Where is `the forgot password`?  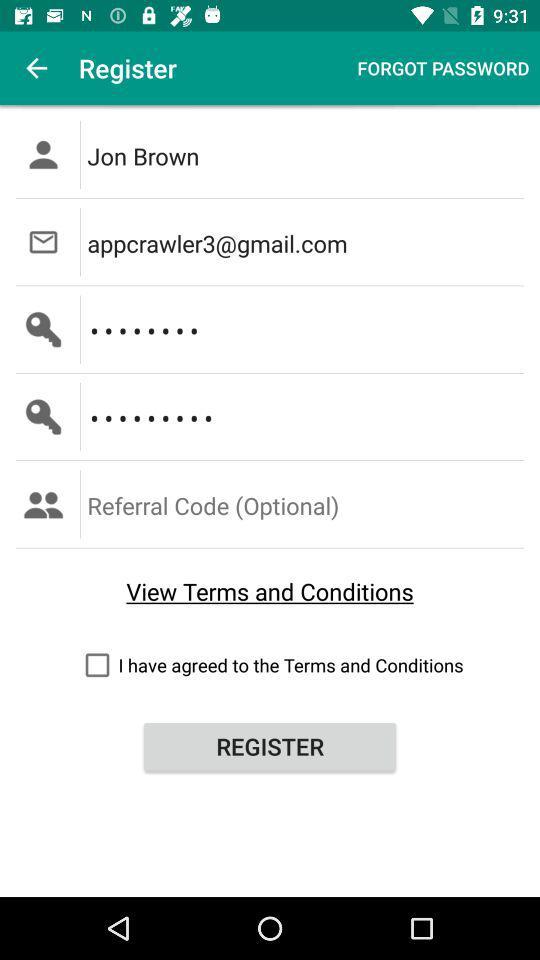 the forgot password is located at coordinates (443, 68).